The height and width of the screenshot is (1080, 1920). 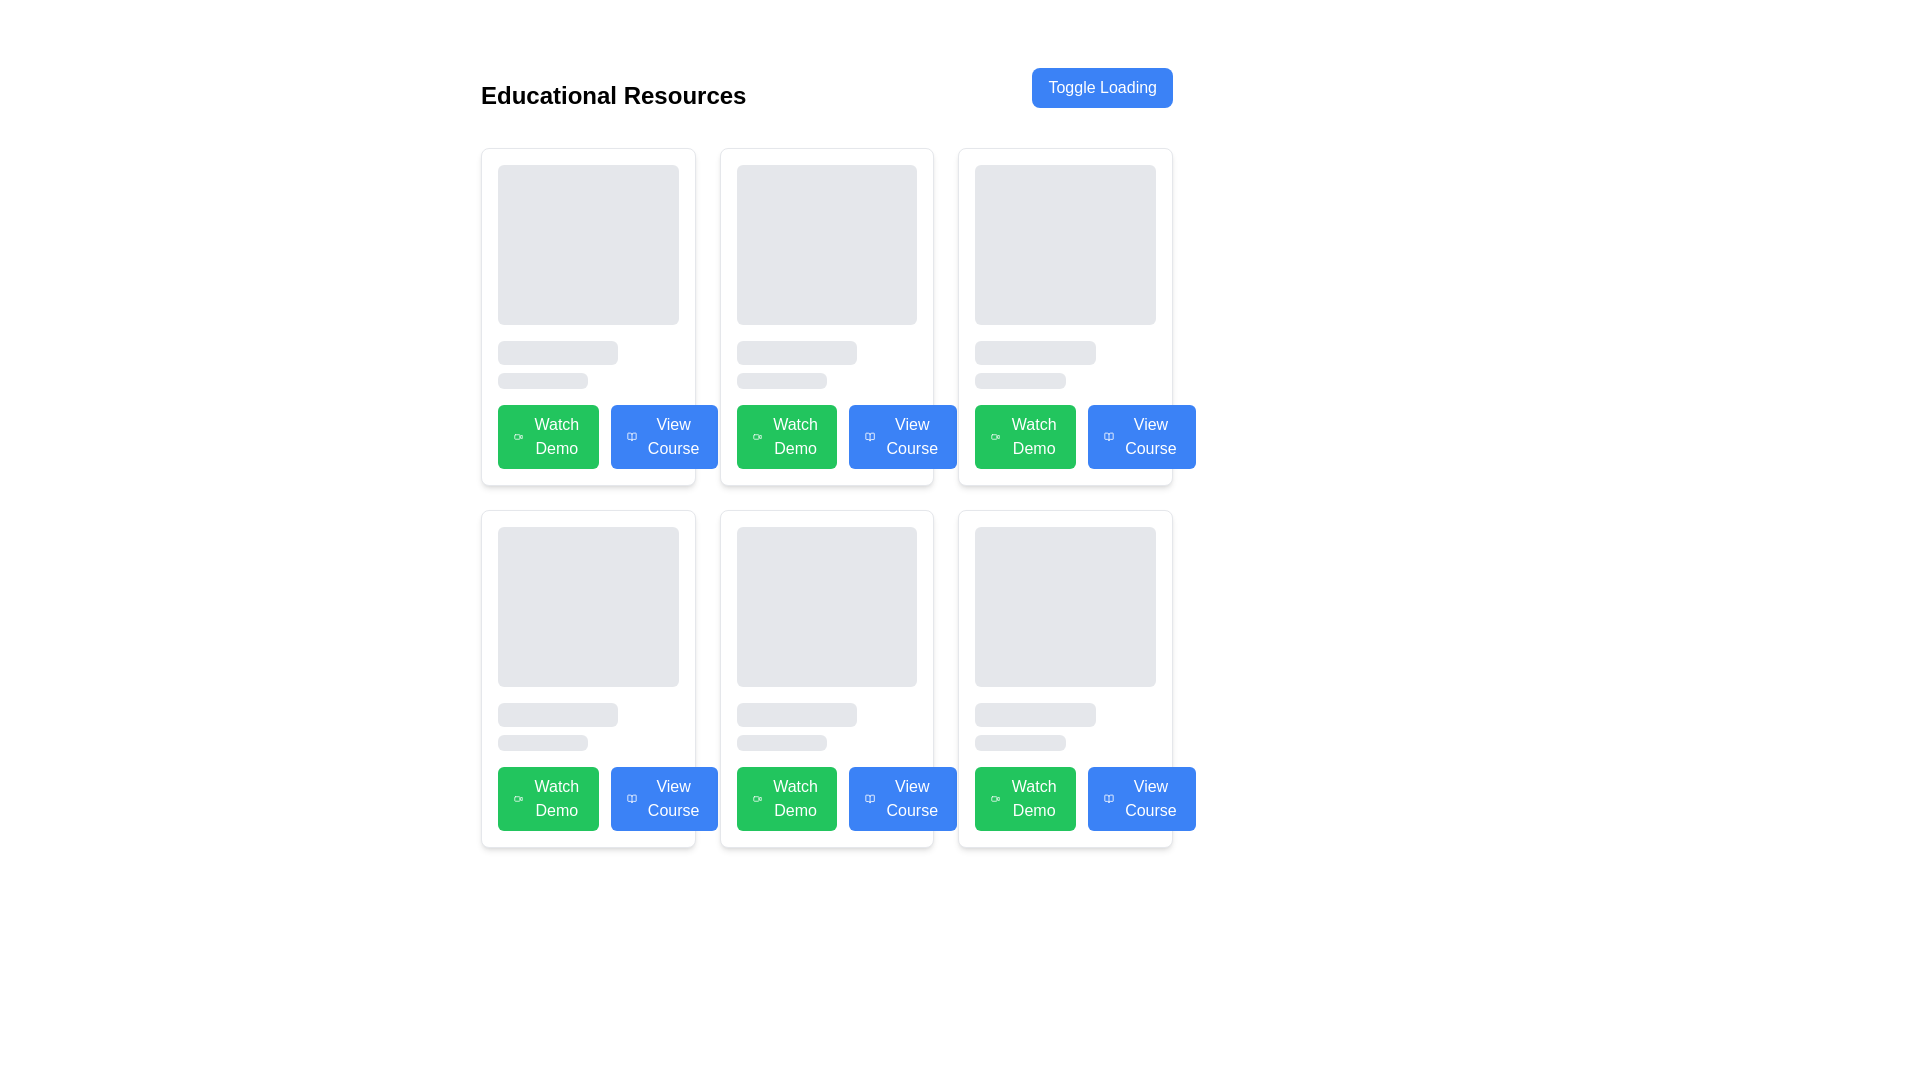 I want to click on the rectangular placeholder element with a light gray background, located below a larger placeholder and above a smaller rectangle in the second column of the grid layout, so click(x=558, y=713).